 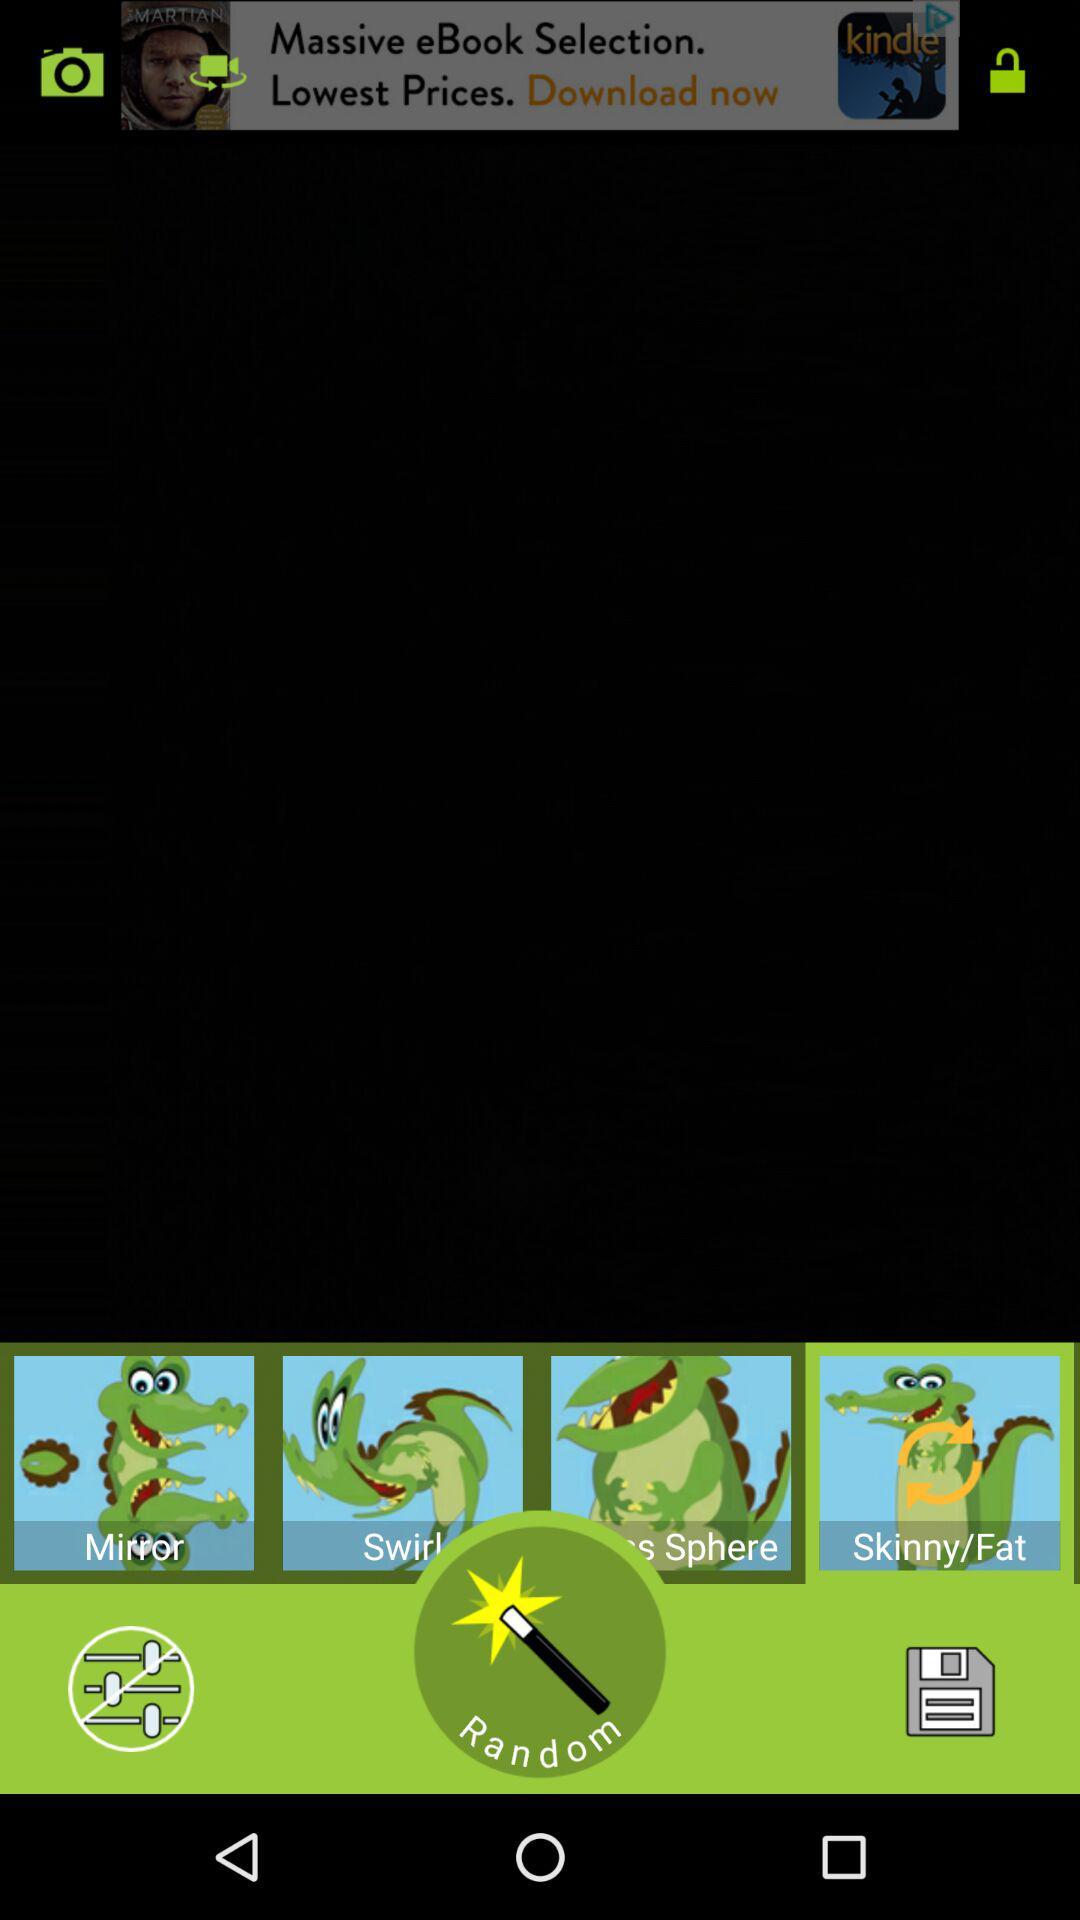 What do you see at coordinates (1007, 77) in the screenshot?
I see `the lock icon` at bounding box center [1007, 77].